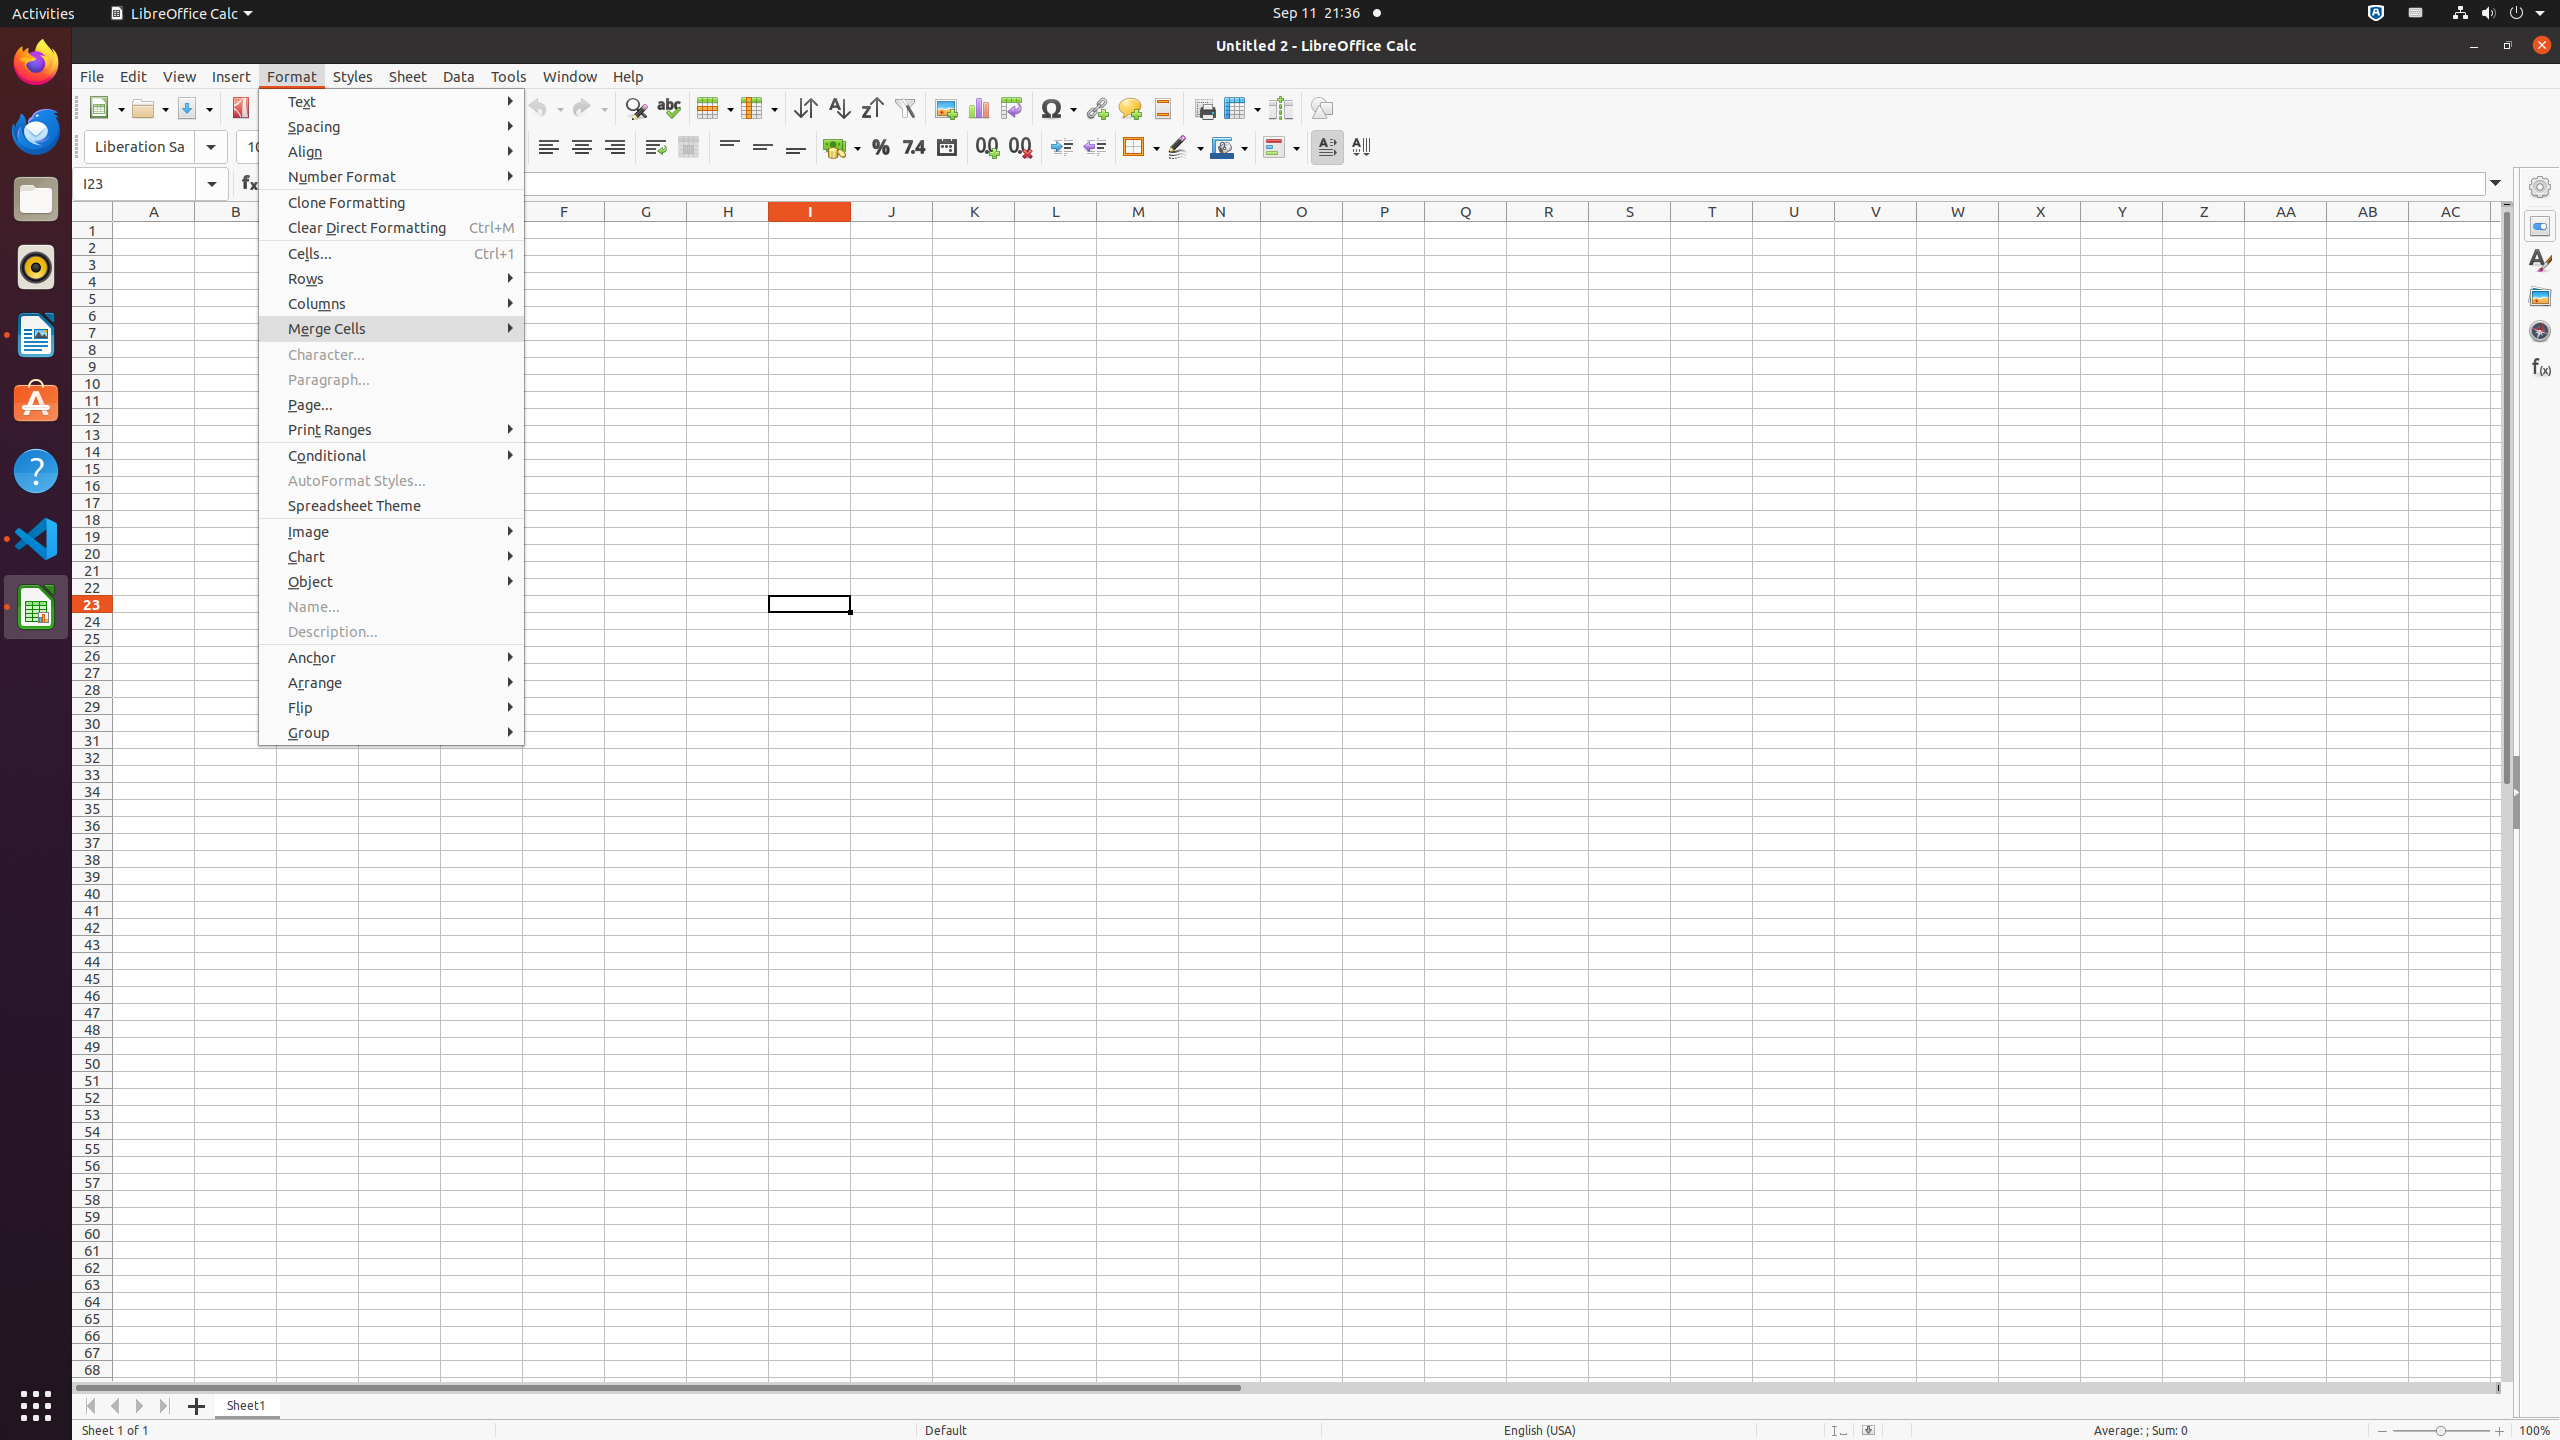 Image resolution: width=2560 pixels, height=1440 pixels. What do you see at coordinates (391, 252) in the screenshot?
I see `'Cells...'` at bounding box center [391, 252].